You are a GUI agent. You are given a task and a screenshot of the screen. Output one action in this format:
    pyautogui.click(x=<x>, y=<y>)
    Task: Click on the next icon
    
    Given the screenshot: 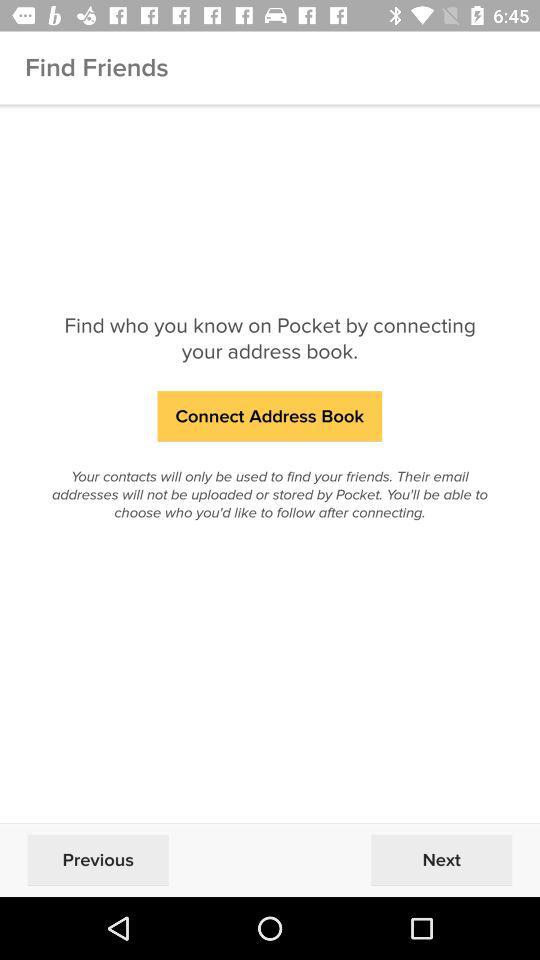 What is the action you would take?
    pyautogui.click(x=441, y=859)
    